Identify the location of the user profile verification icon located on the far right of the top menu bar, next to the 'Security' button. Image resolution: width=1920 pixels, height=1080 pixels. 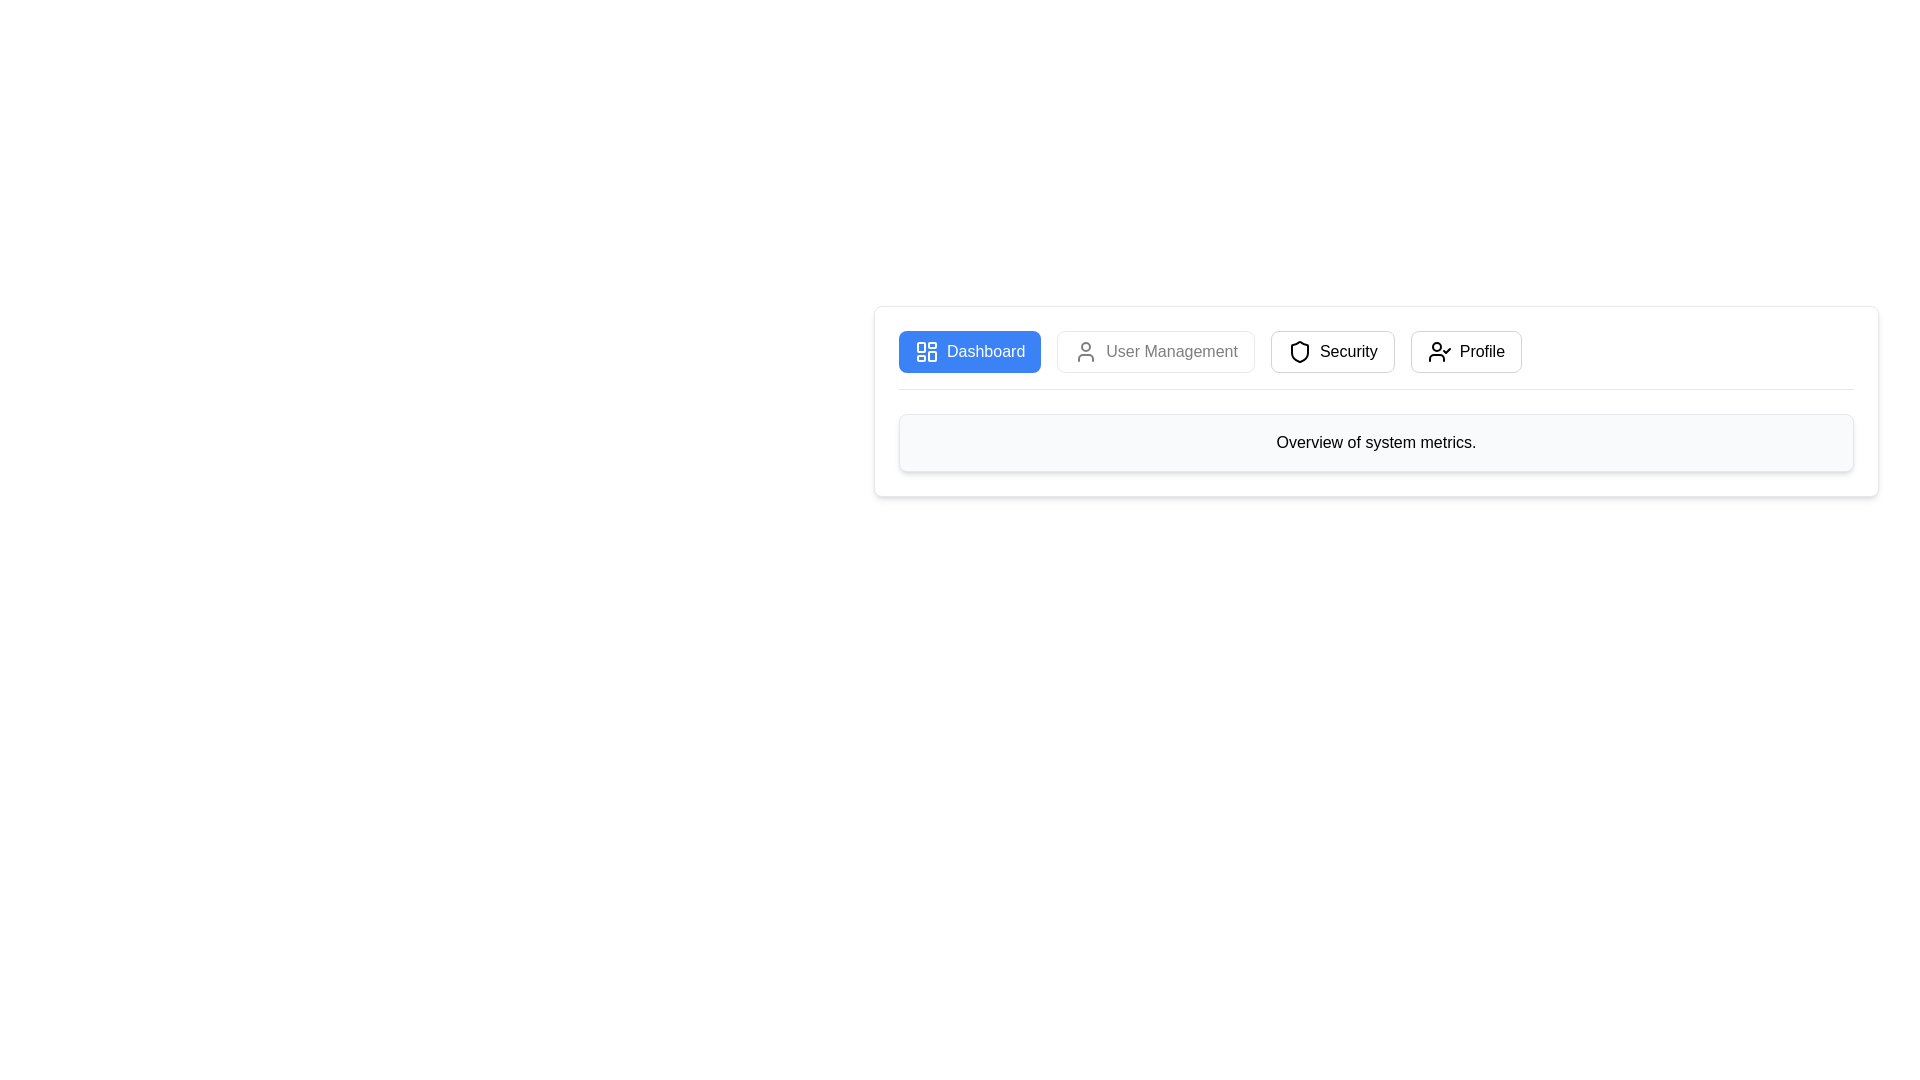
(1438, 350).